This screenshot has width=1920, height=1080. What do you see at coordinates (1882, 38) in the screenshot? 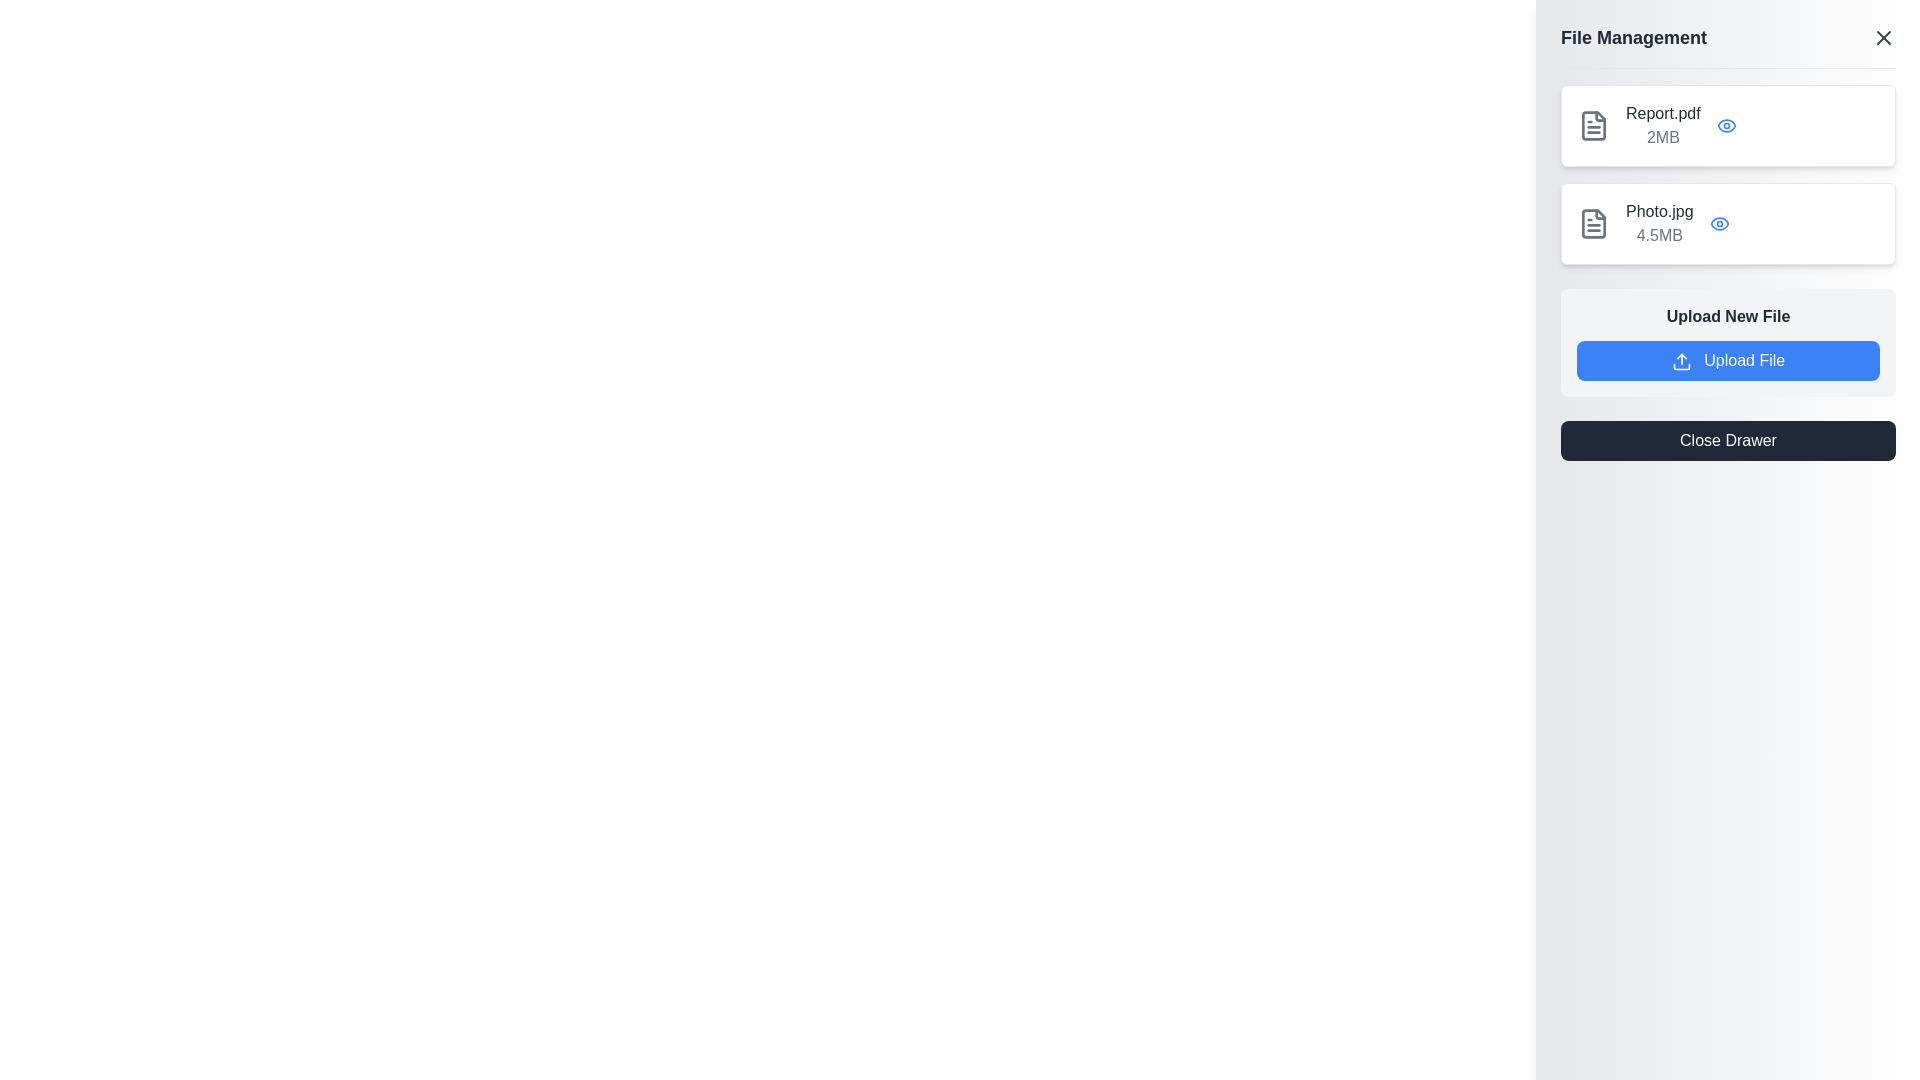
I see `the close button in the top-right corner of the 'File Management' panel` at bounding box center [1882, 38].